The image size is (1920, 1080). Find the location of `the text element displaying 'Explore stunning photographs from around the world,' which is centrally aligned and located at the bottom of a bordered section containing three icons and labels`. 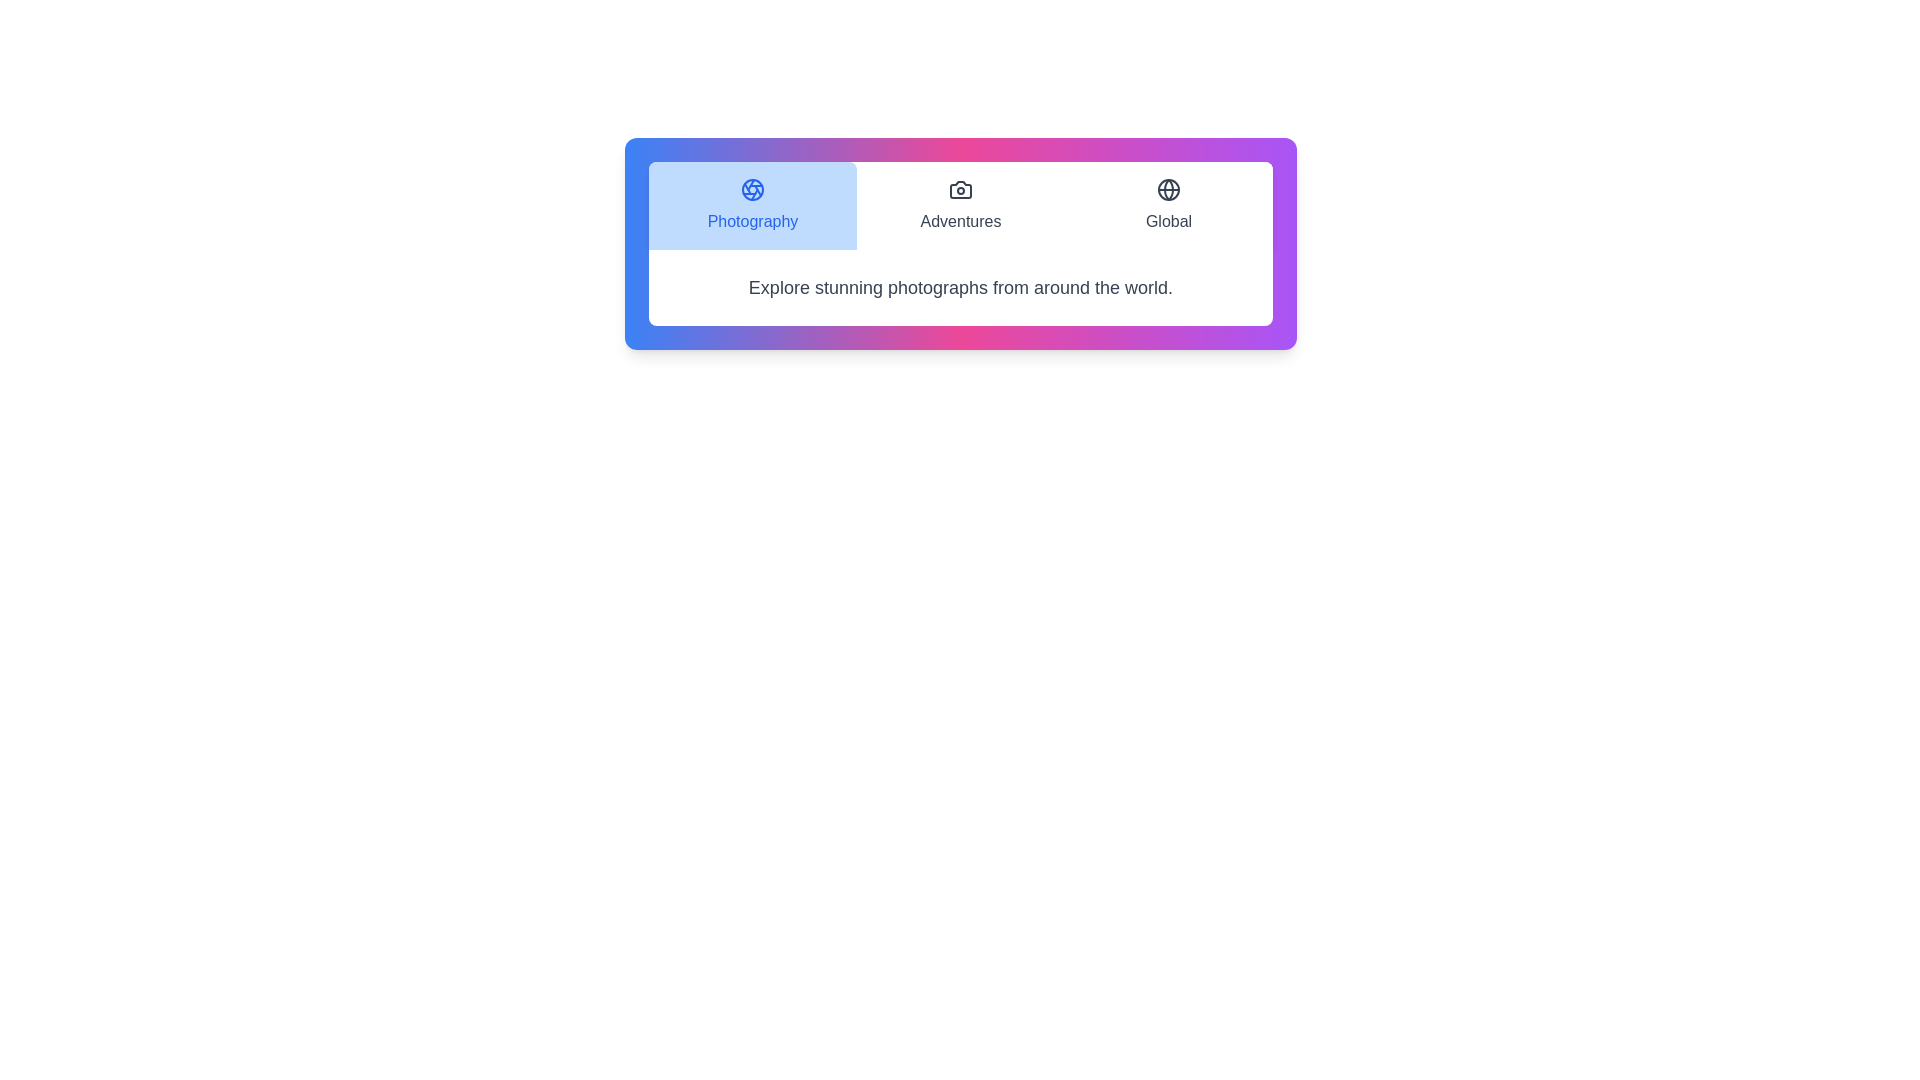

the text element displaying 'Explore stunning photographs from around the world,' which is centrally aligned and located at the bottom of a bordered section containing three icons and labels is located at coordinates (960, 288).